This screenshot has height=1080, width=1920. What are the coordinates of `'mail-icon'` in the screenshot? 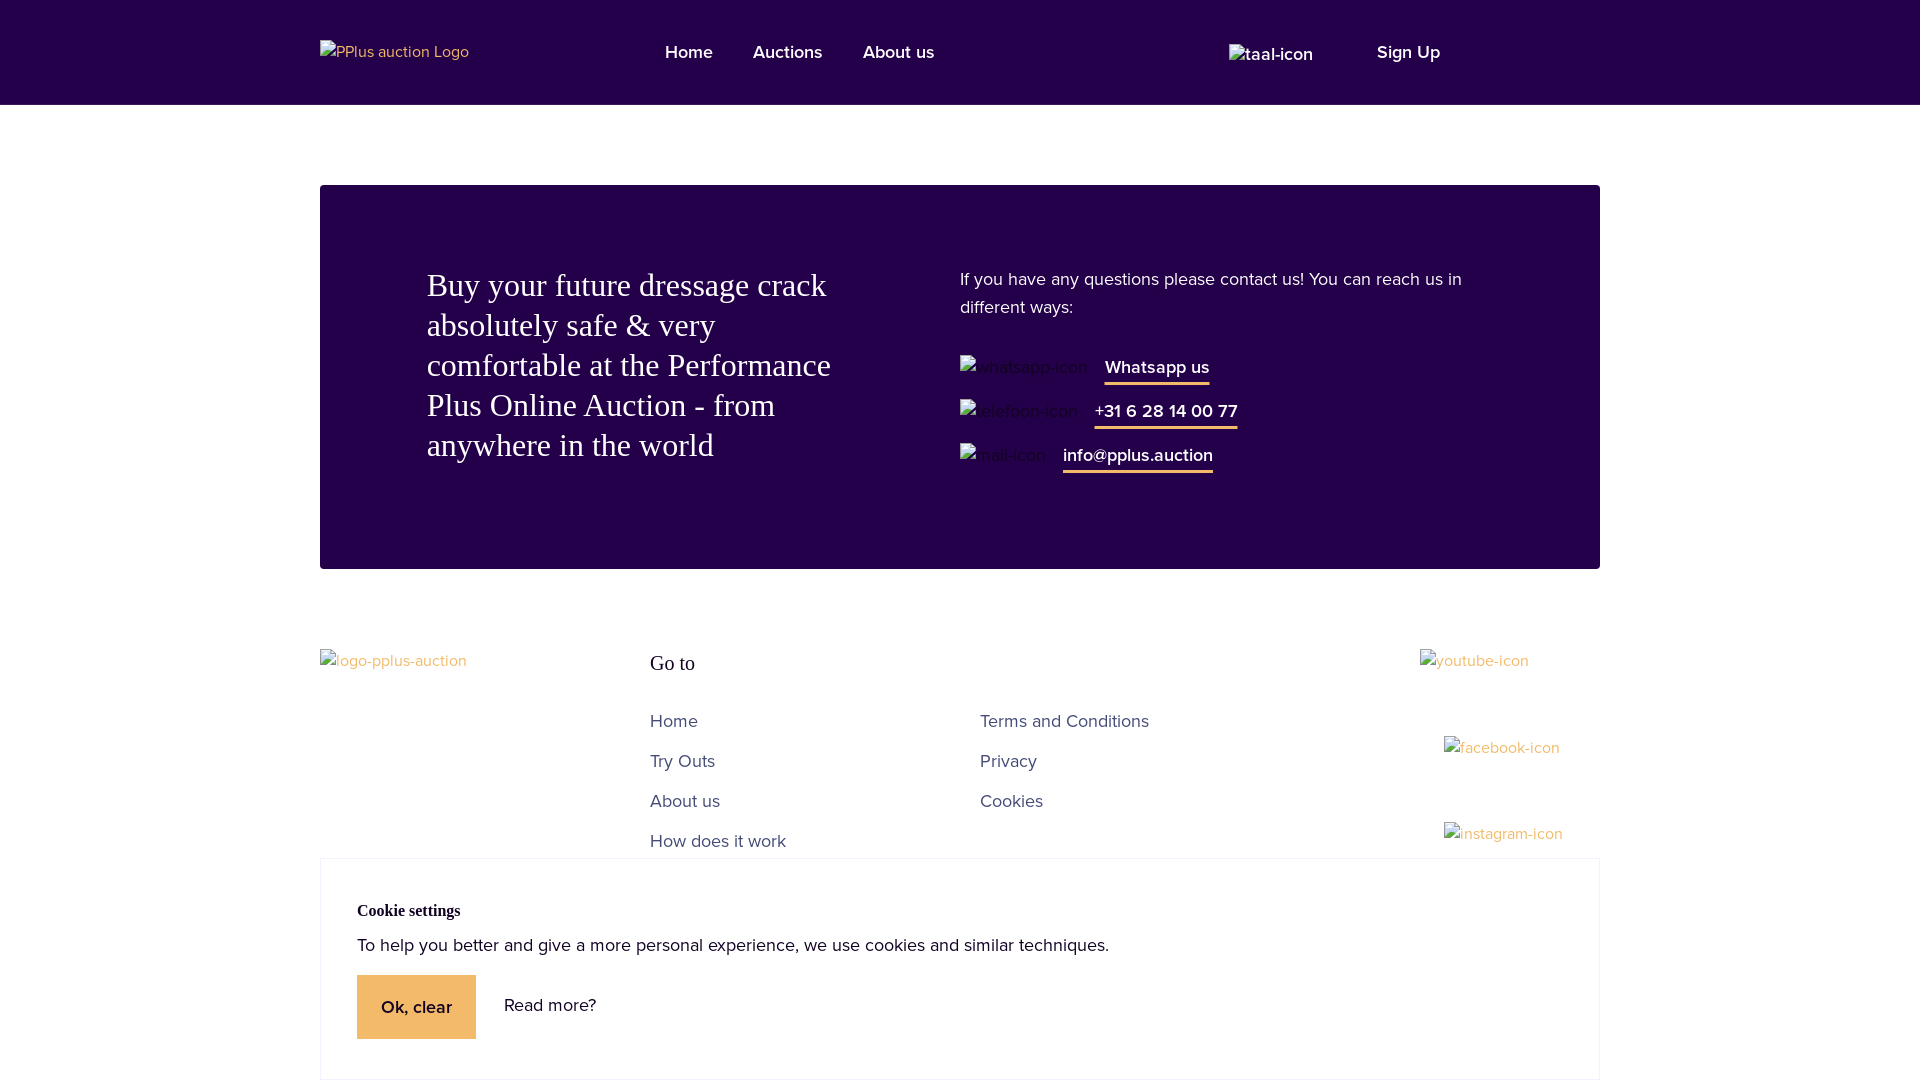 It's located at (1003, 455).